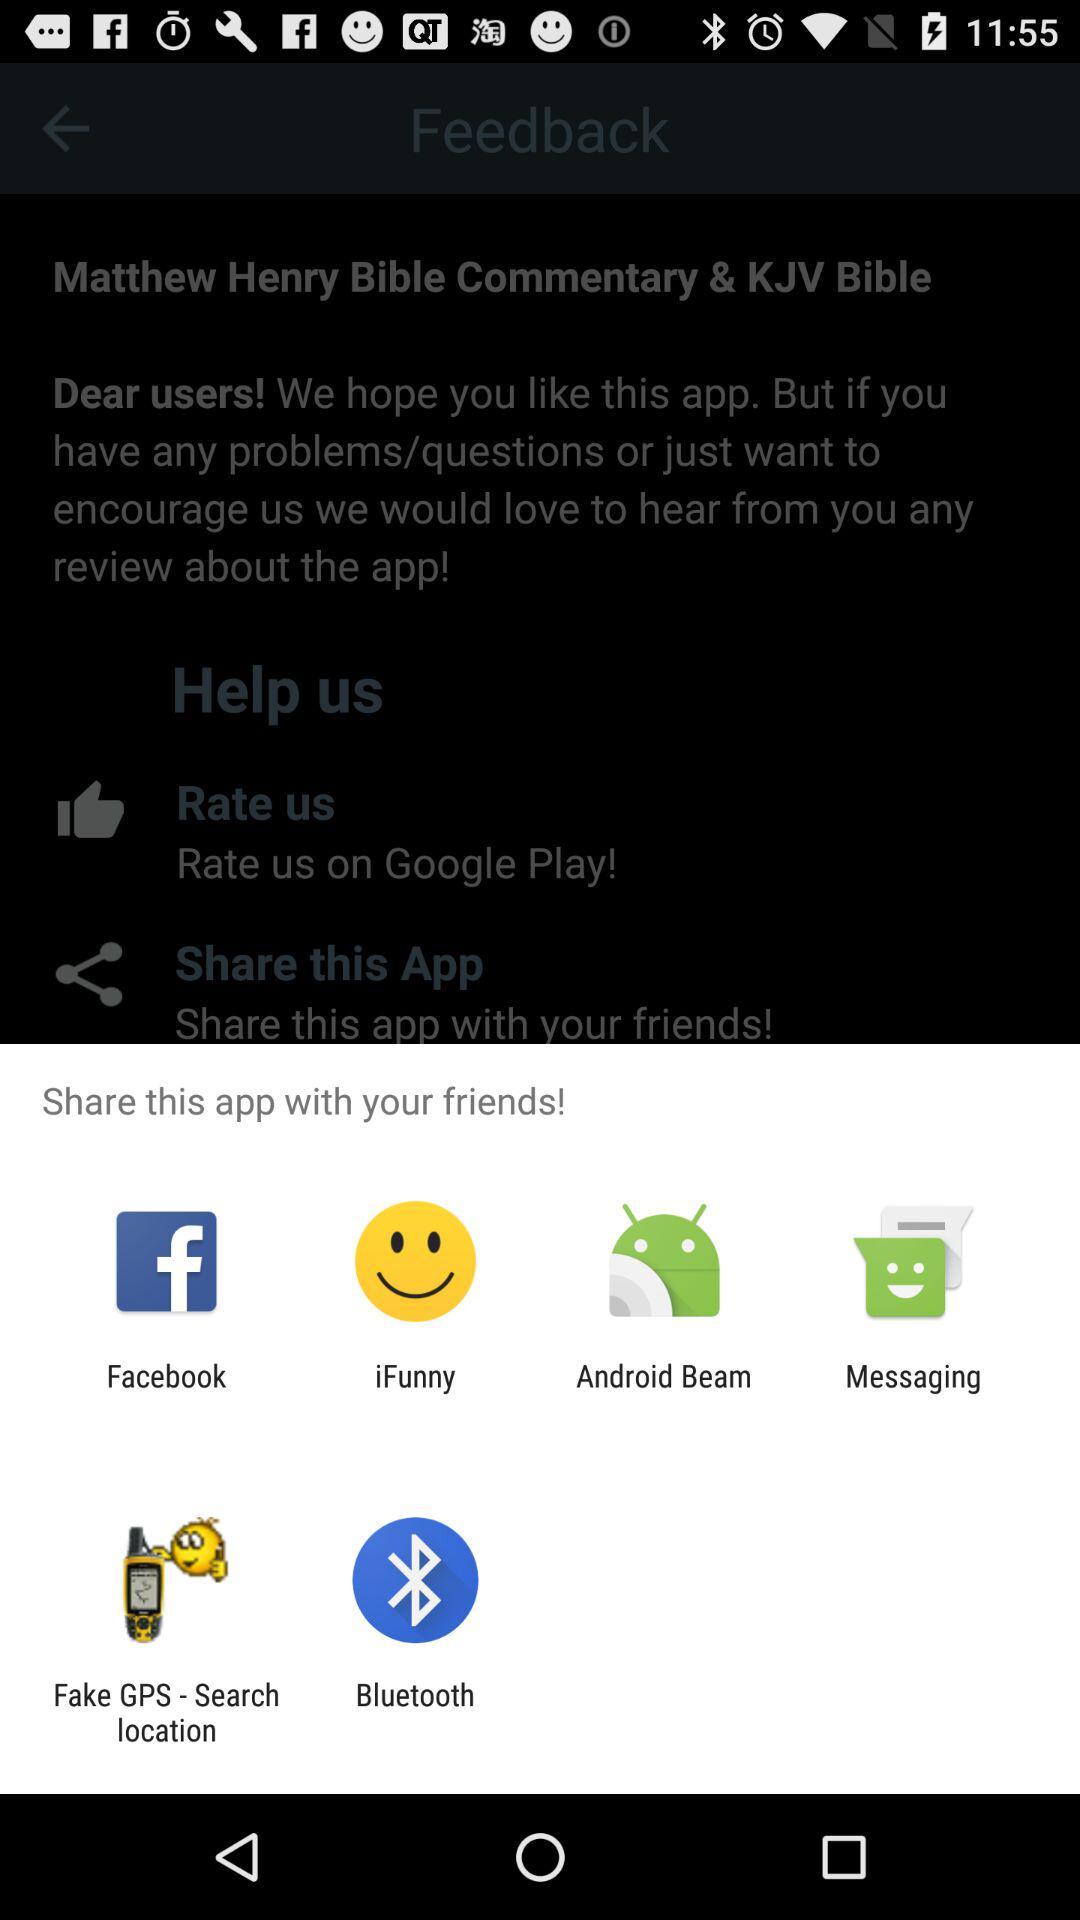 The height and width of the screenshot is (1920, 1080). I want to click on the item next to ifunny icon, so click(664, 1392).